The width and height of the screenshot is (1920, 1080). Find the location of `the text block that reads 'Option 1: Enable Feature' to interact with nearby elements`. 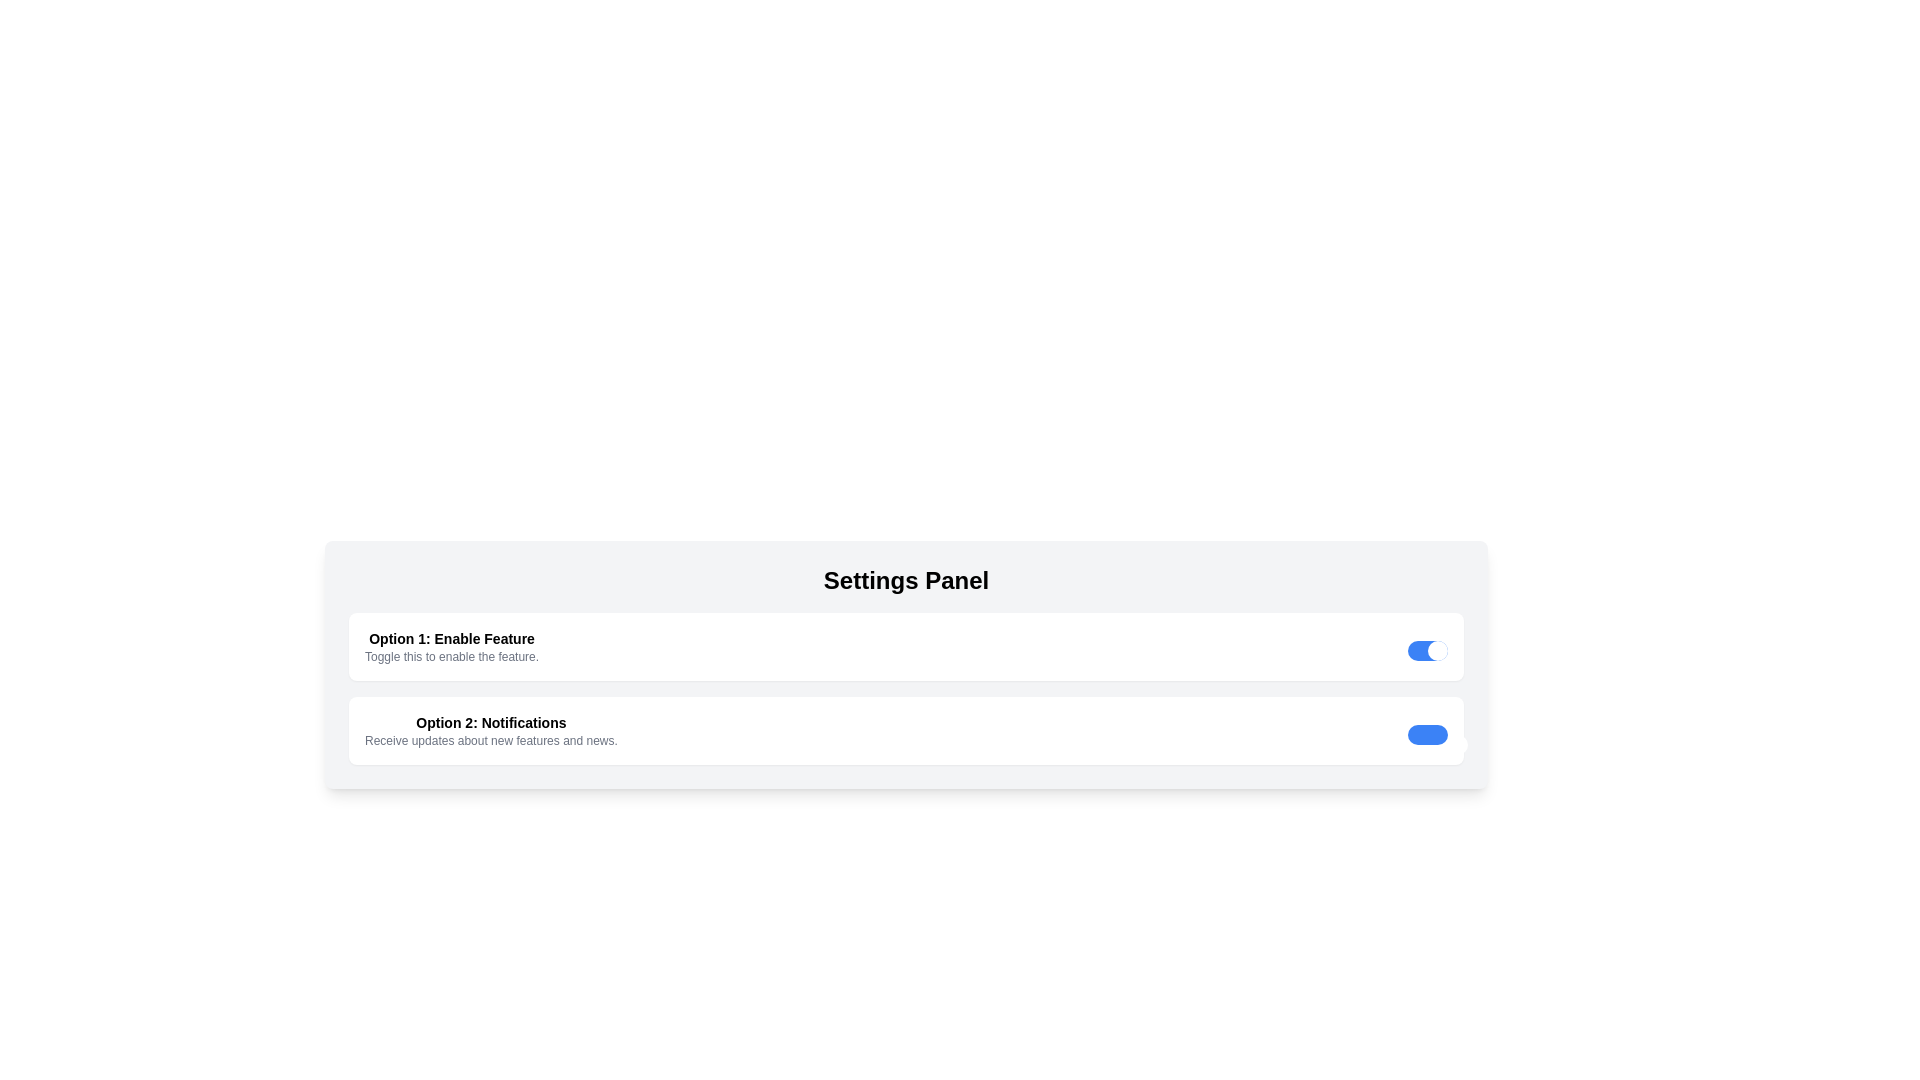

the text block that reads 'Option 1: Enable Feature' to interact with nearby elements is located at coordinates (450, 647).